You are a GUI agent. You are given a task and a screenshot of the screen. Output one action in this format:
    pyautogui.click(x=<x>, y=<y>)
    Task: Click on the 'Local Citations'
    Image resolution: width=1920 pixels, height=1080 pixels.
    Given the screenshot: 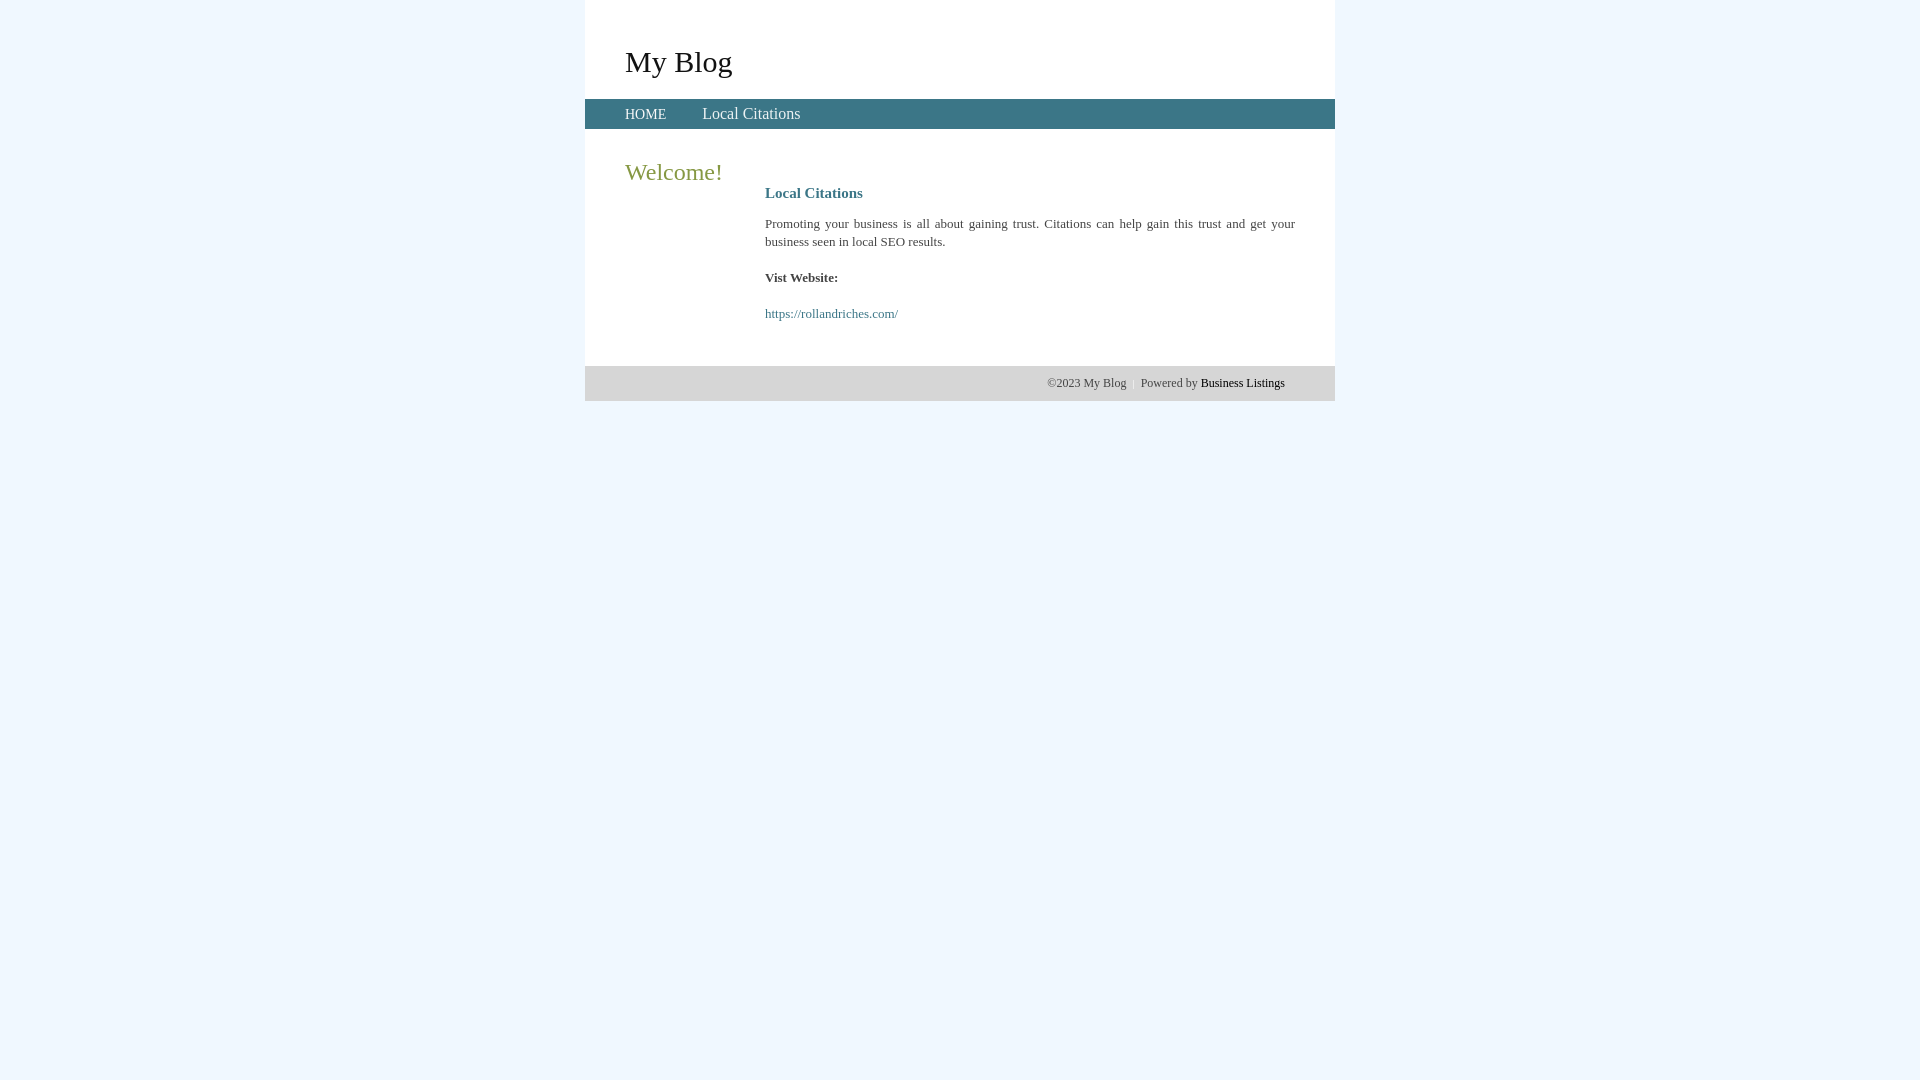 What is the action you would take?
    pyautogui.click(x=749, y=113)
    